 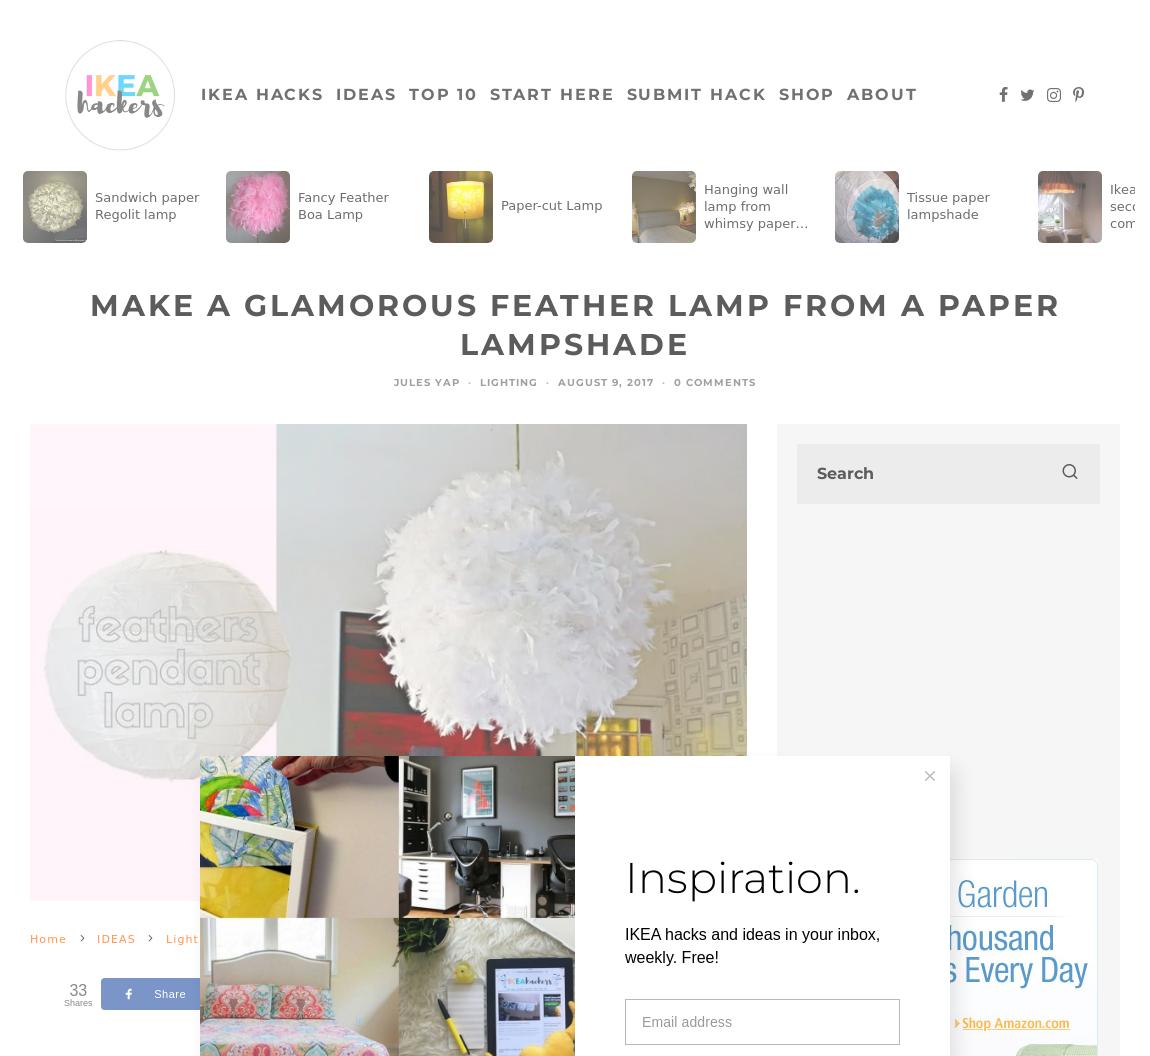 What do you see at coordinates (694, 93) in the screenshot?
I see `'Submit Hack'` at bounding box center [694, 93].